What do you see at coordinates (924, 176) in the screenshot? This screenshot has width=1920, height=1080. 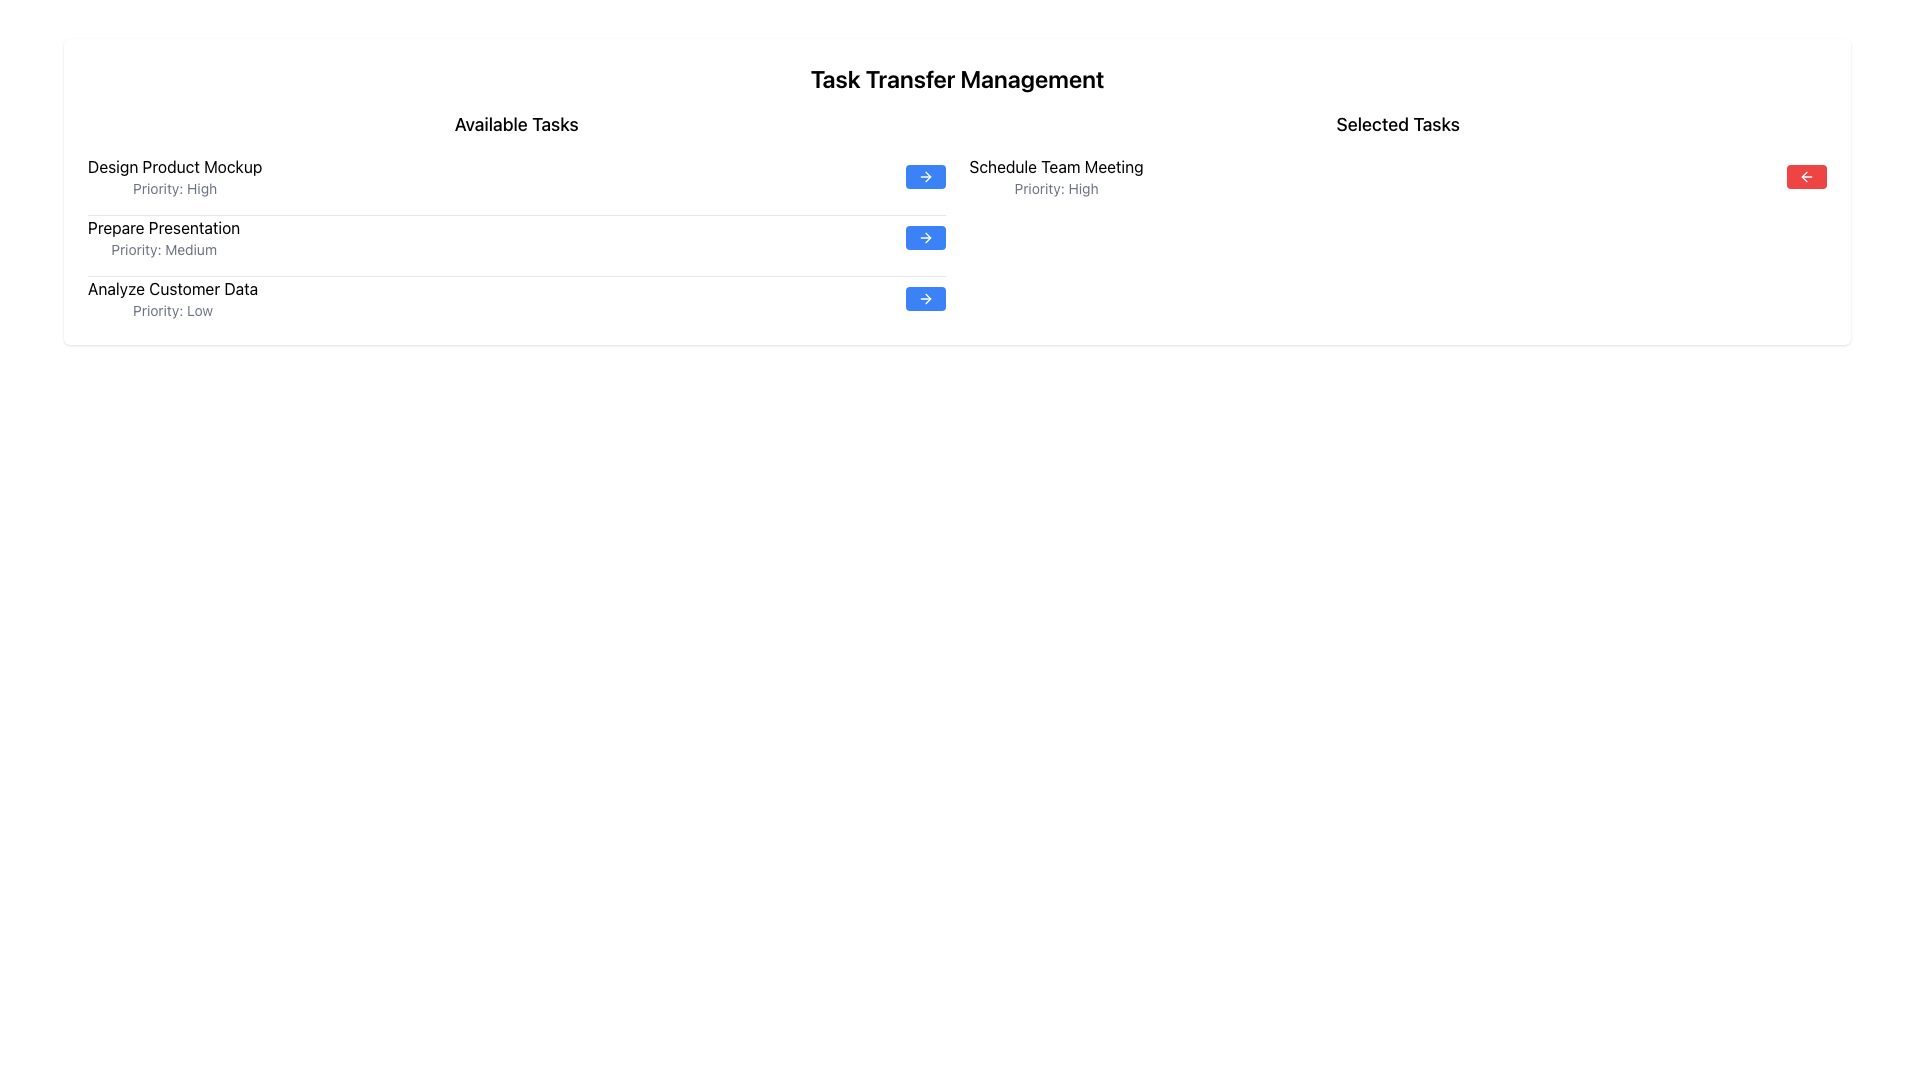 I see `the transfer button located in the 'Available Tasks' section under the 'Design Product Mockup' row to observe any hover effects` at bounding box center [924, 176].